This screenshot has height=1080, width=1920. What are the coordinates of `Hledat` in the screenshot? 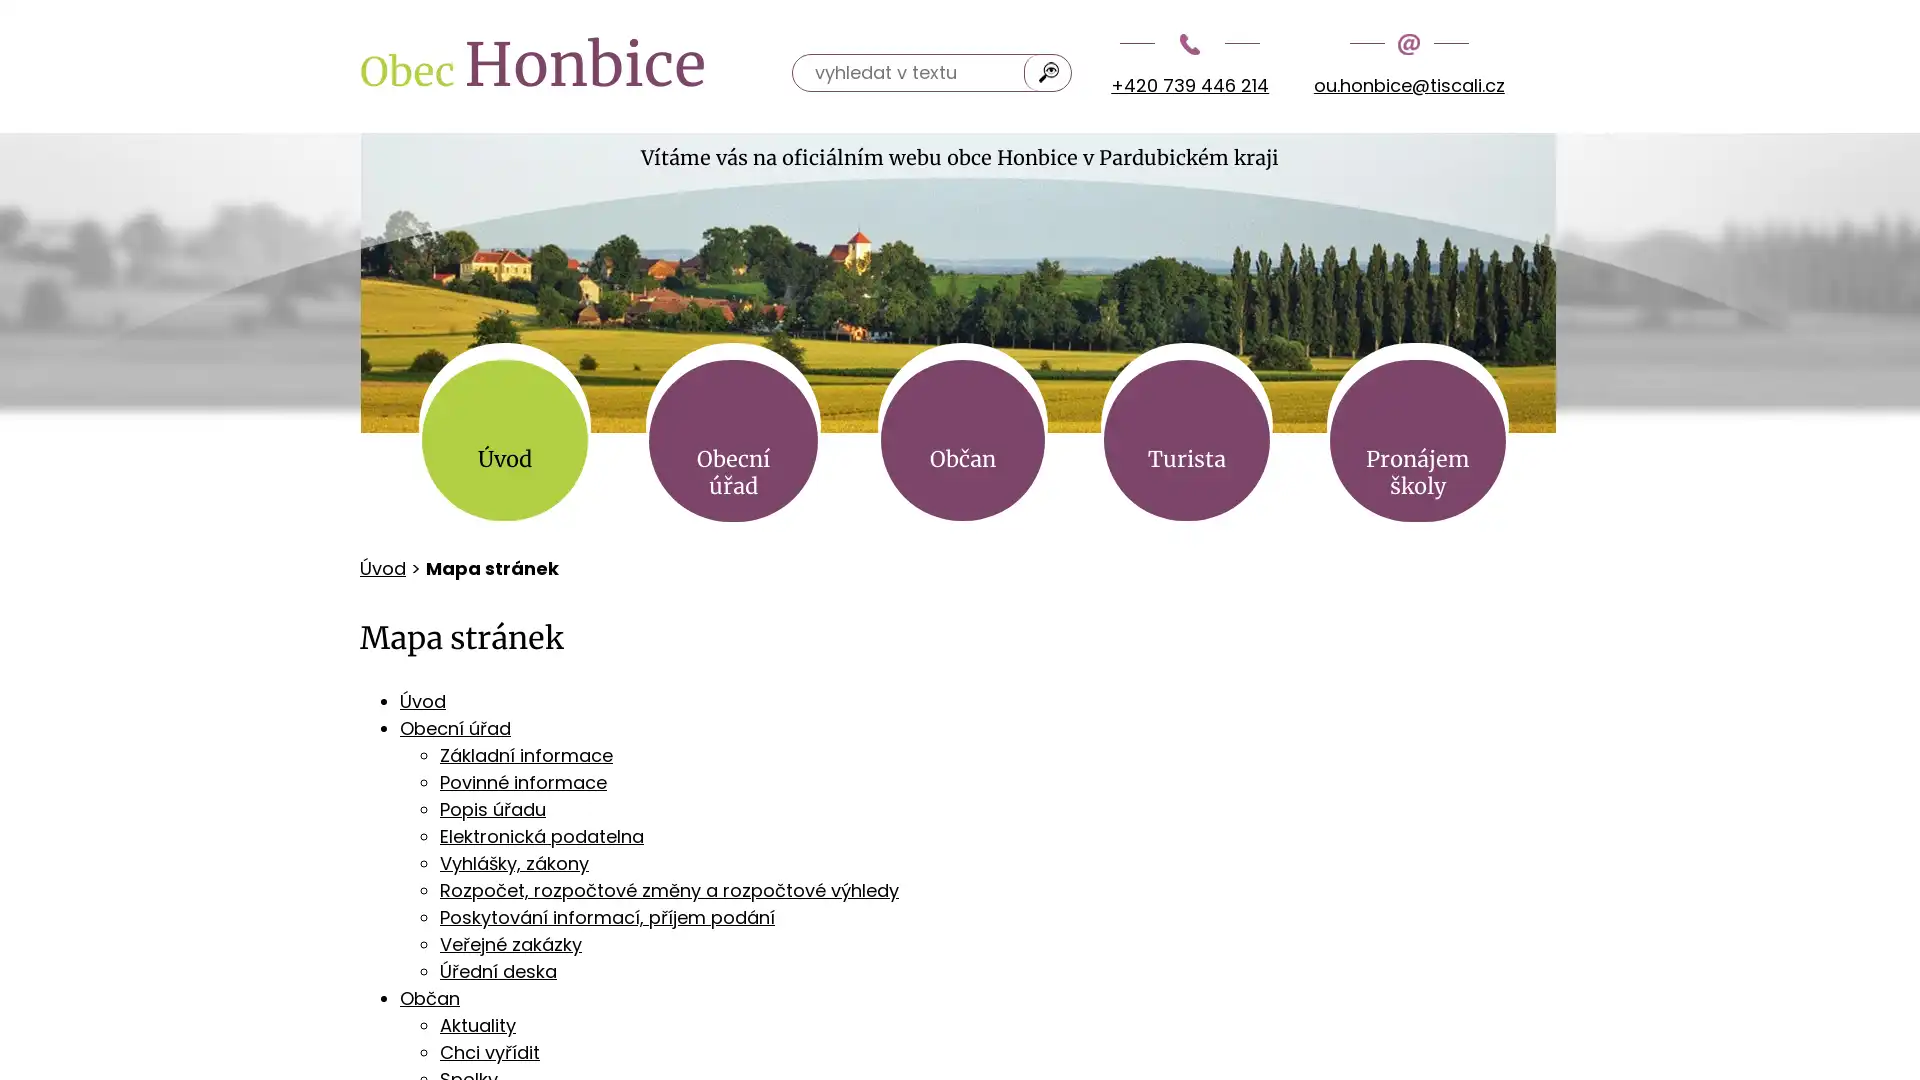 It's located at (1048, 71).